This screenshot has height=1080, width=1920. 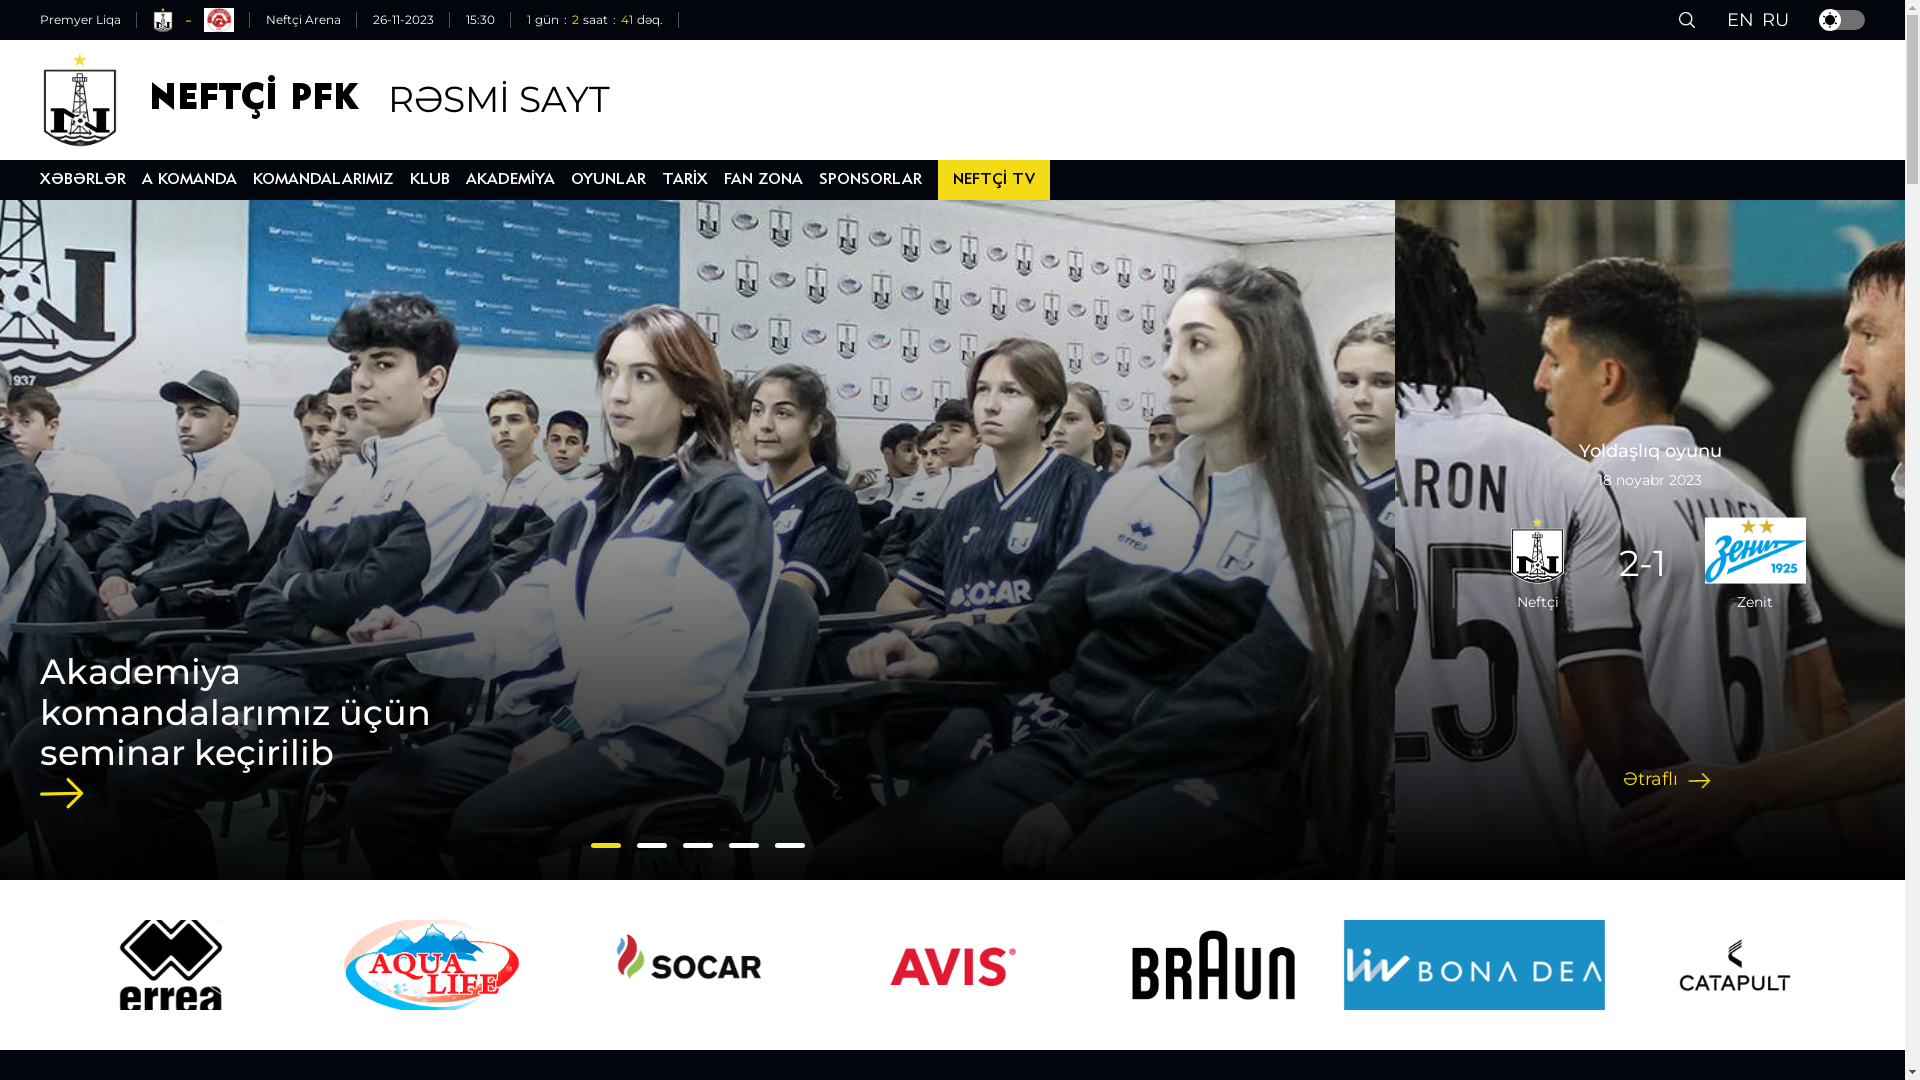 I want to click on 'FAN ZONA', so click(x=762, y=180).